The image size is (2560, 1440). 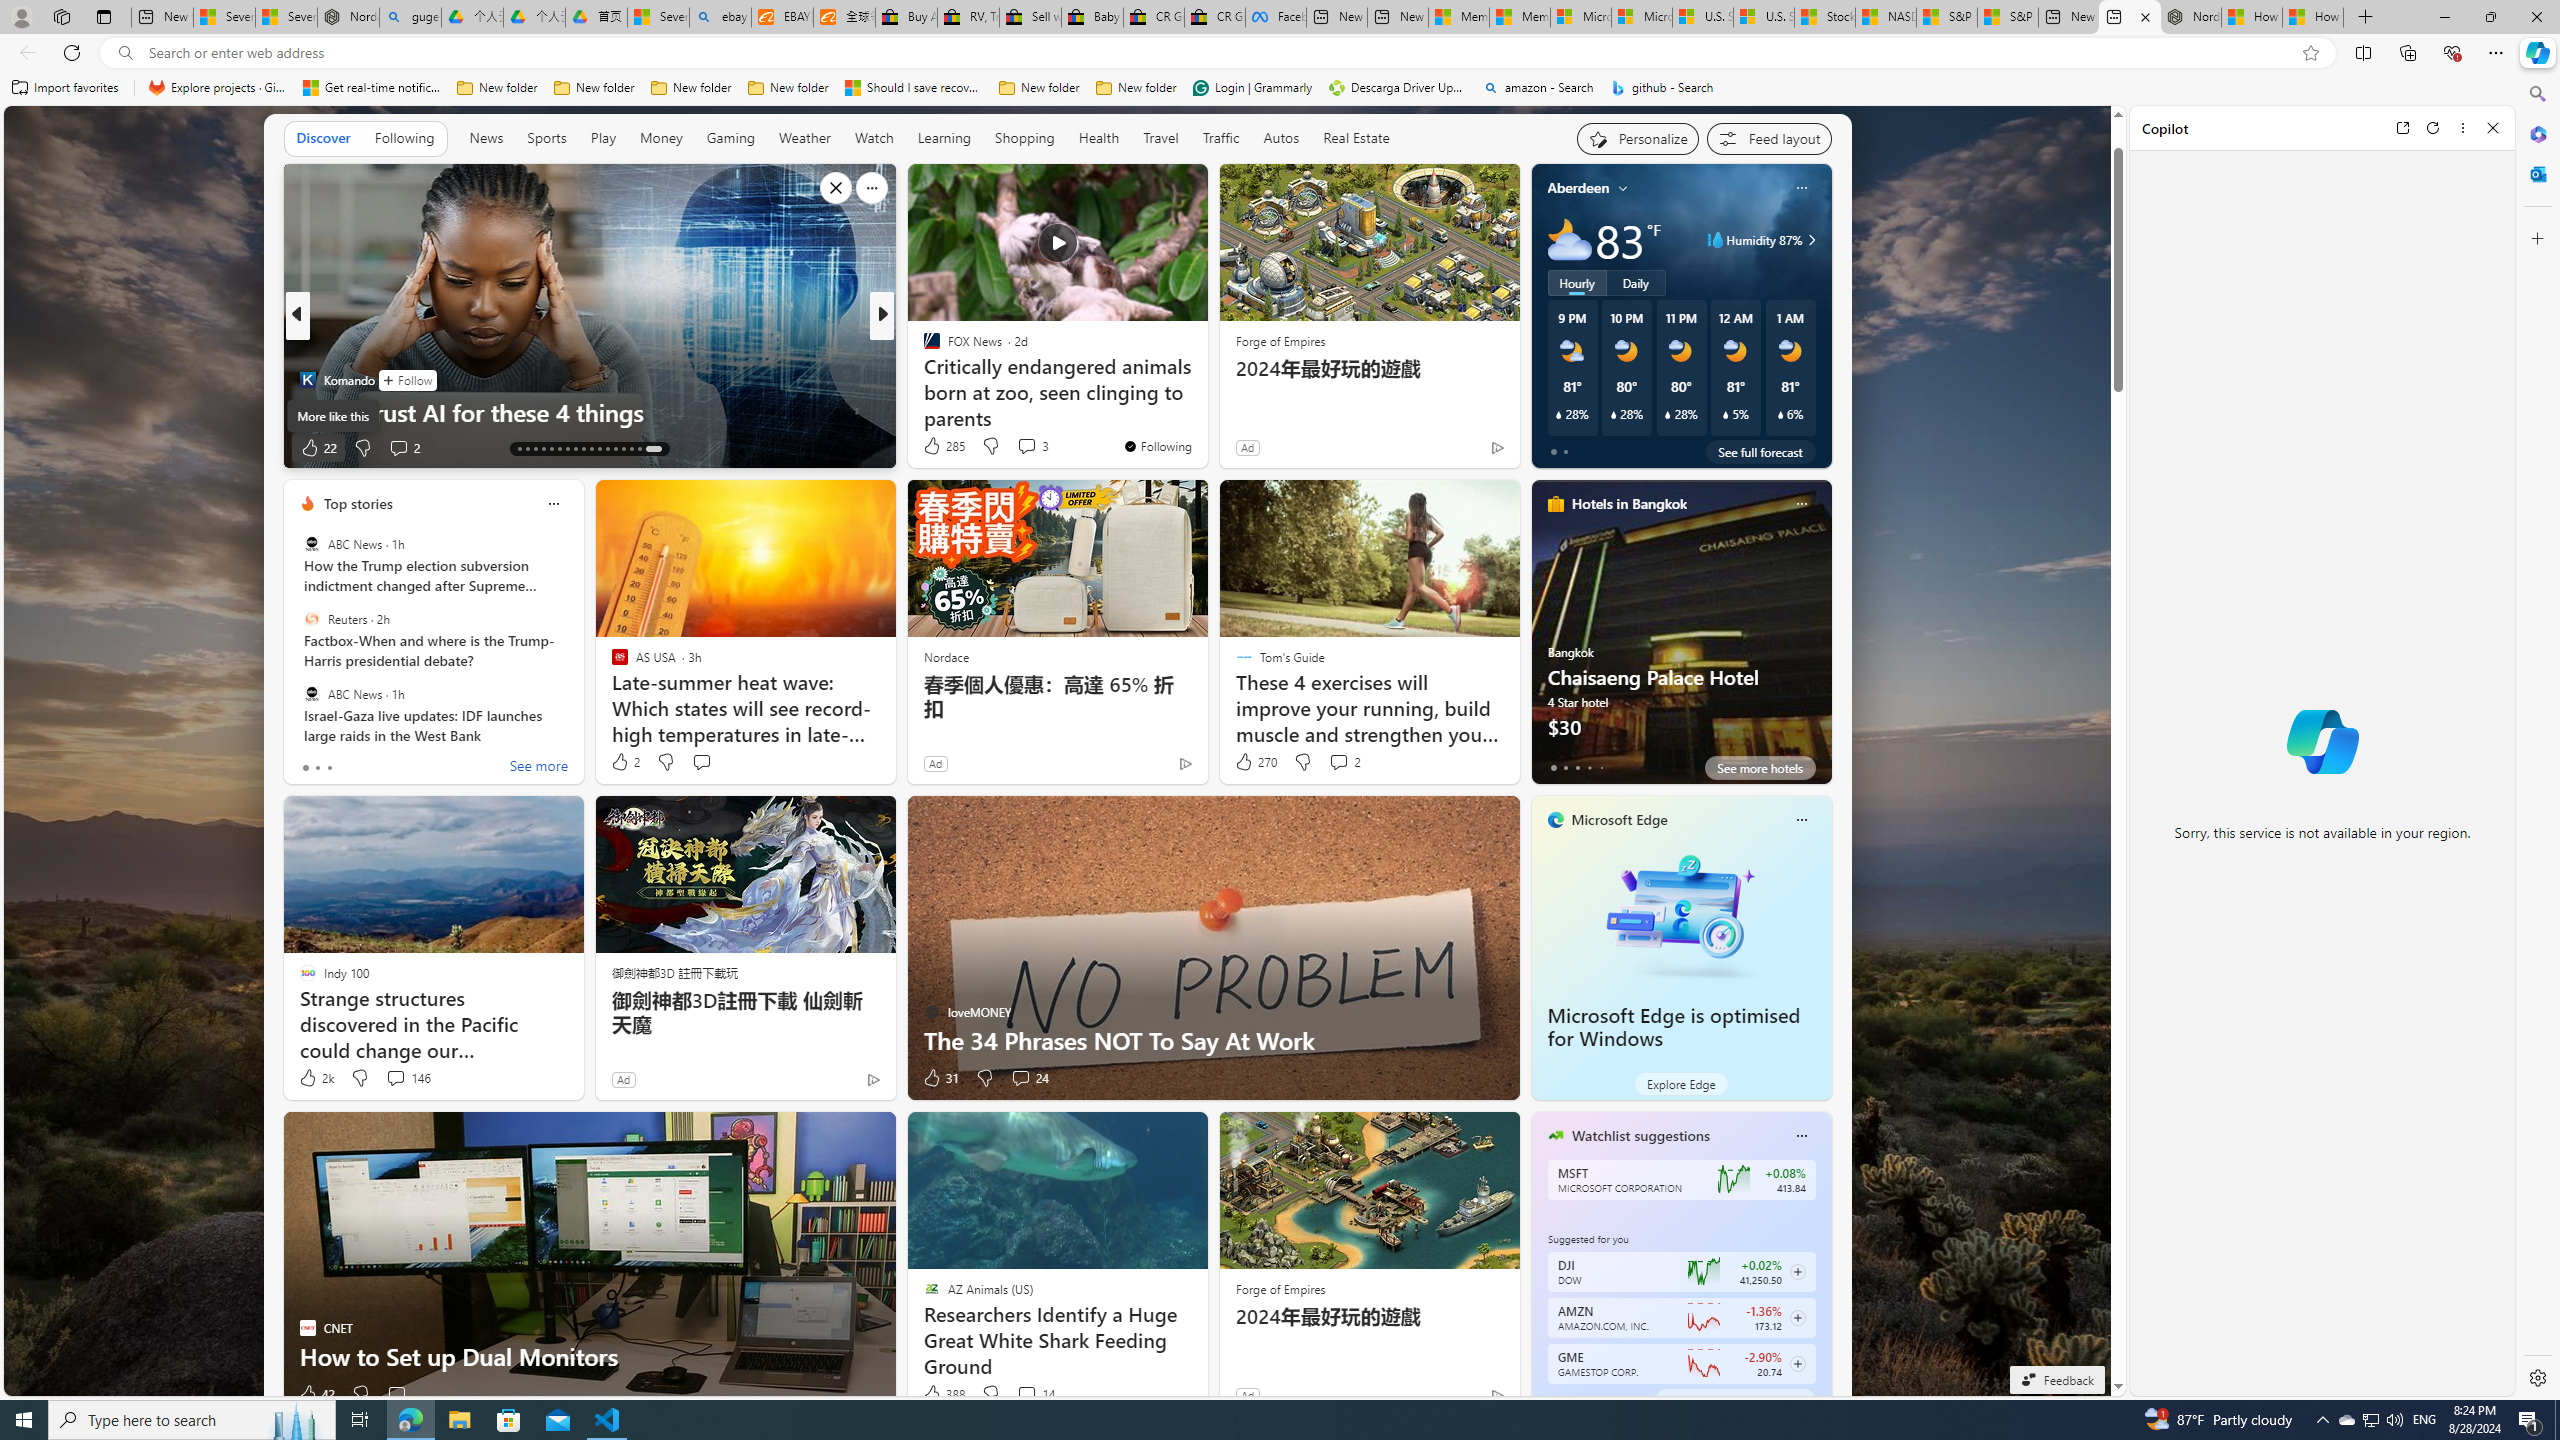 What do you see at coordinates (1397, 87) in the screenshot?
I see `'Descarga Driver Updater'` at bounding box center [1397, 87].